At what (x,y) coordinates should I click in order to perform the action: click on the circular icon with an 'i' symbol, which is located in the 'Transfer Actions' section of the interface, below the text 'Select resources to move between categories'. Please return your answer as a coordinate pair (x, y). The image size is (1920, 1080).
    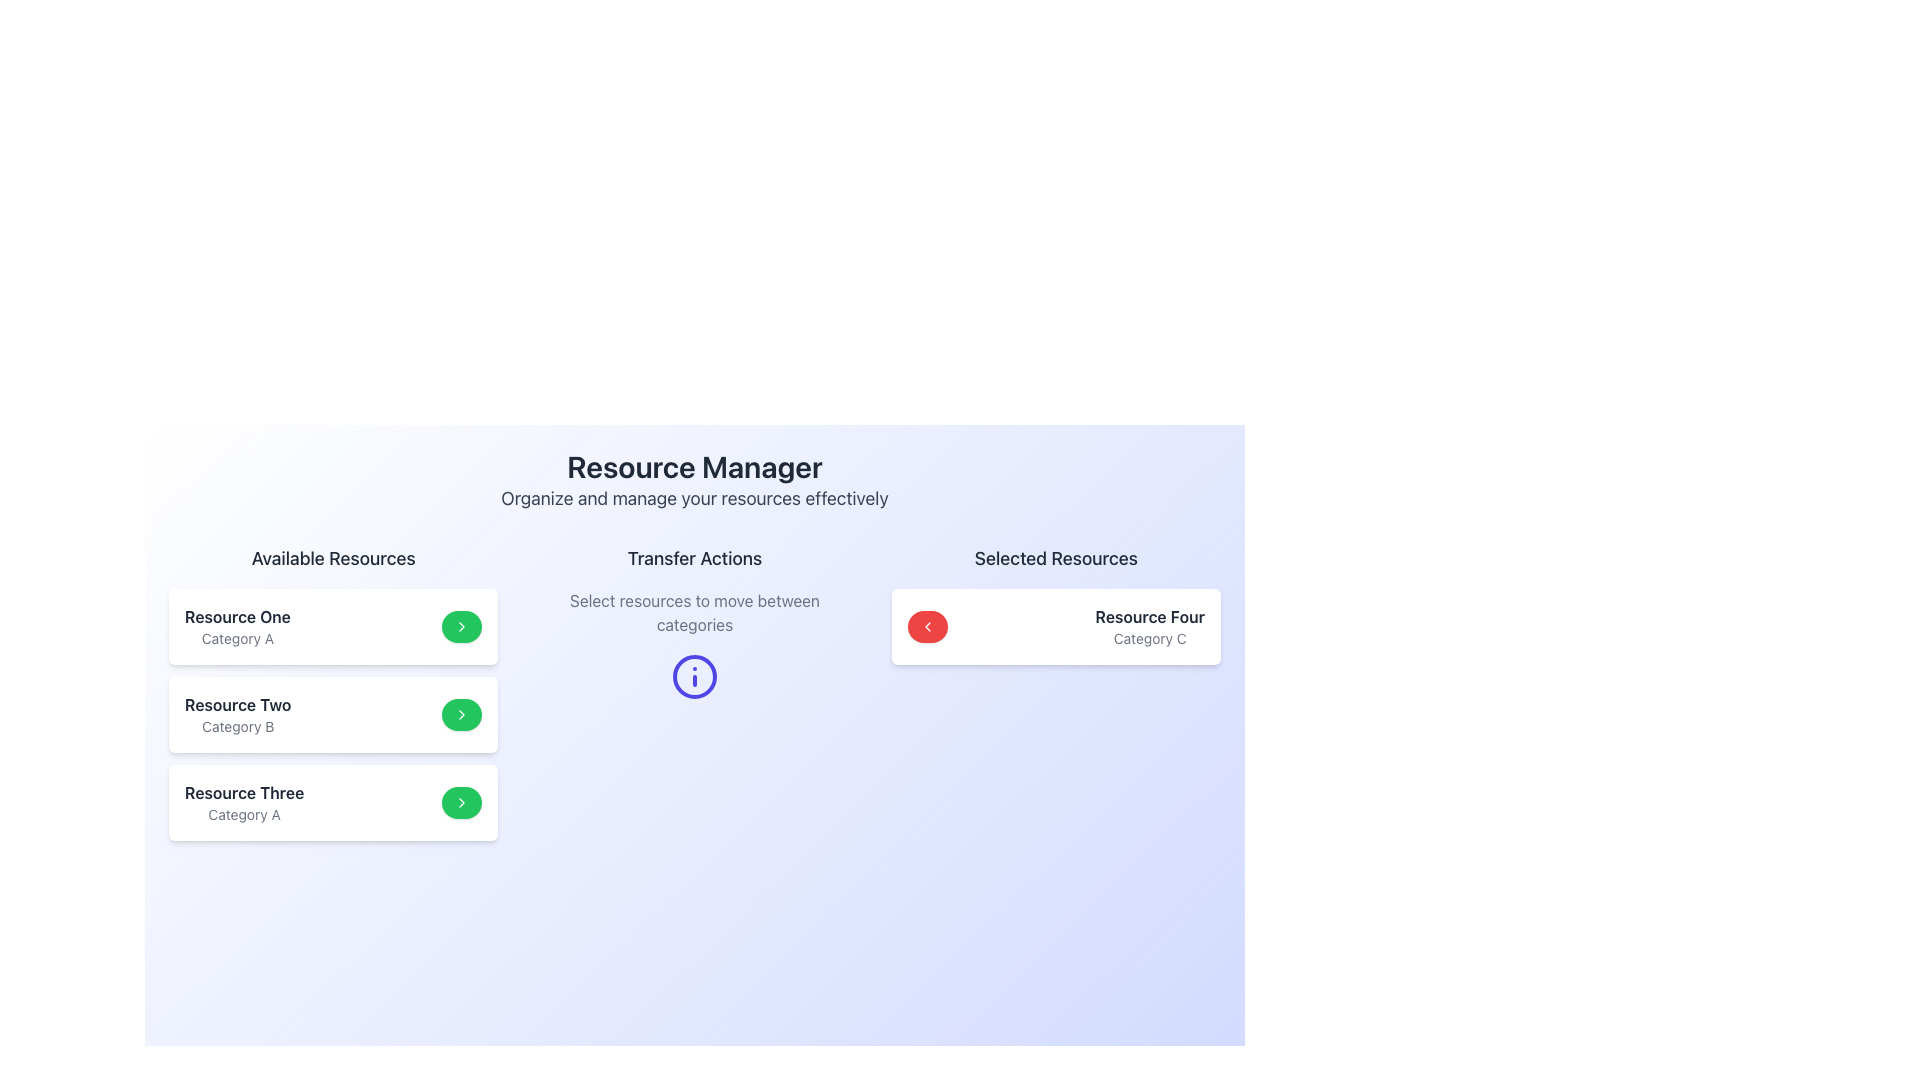
    Looking at the image, I should click on (695, 676).